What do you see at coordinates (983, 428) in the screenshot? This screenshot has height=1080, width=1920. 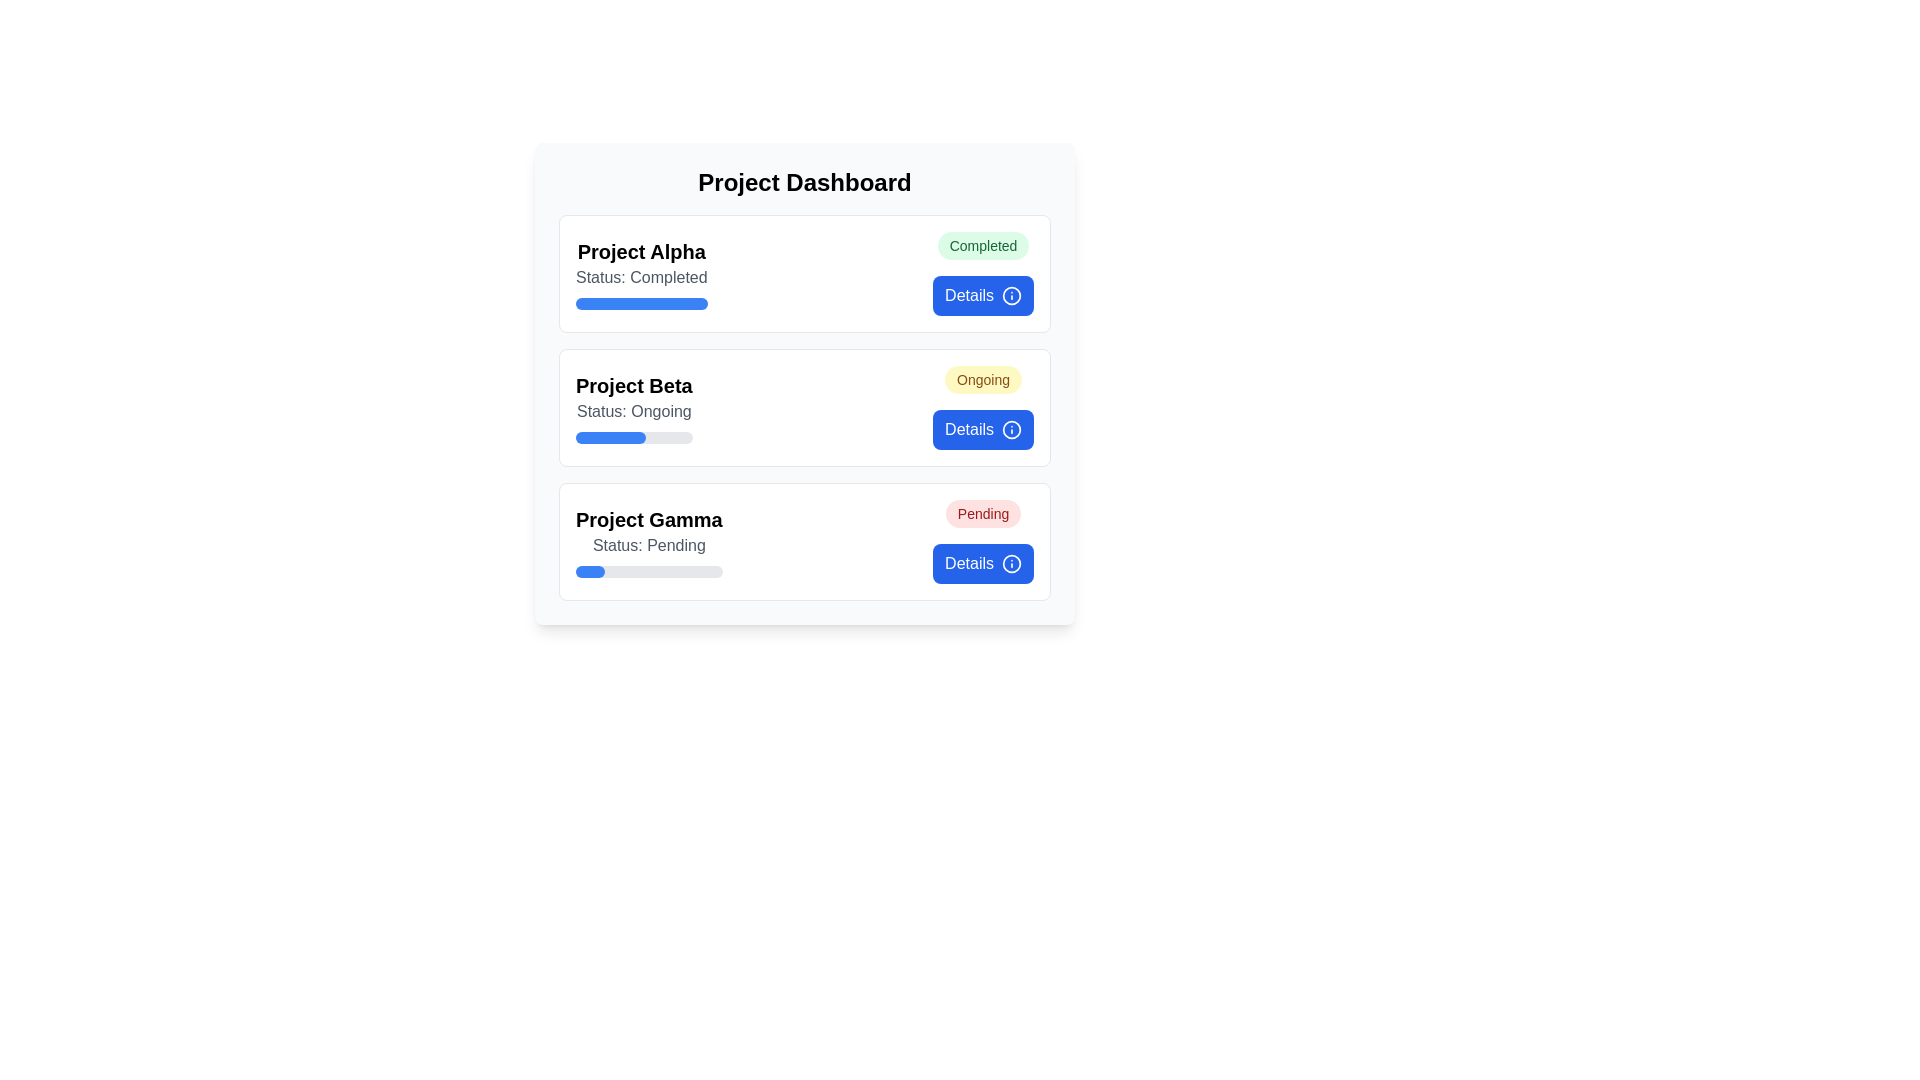 I see `the blue rectangular button labeled 'Details' to observe its hover effects, which darken its background` at bounding box center [983, 428].